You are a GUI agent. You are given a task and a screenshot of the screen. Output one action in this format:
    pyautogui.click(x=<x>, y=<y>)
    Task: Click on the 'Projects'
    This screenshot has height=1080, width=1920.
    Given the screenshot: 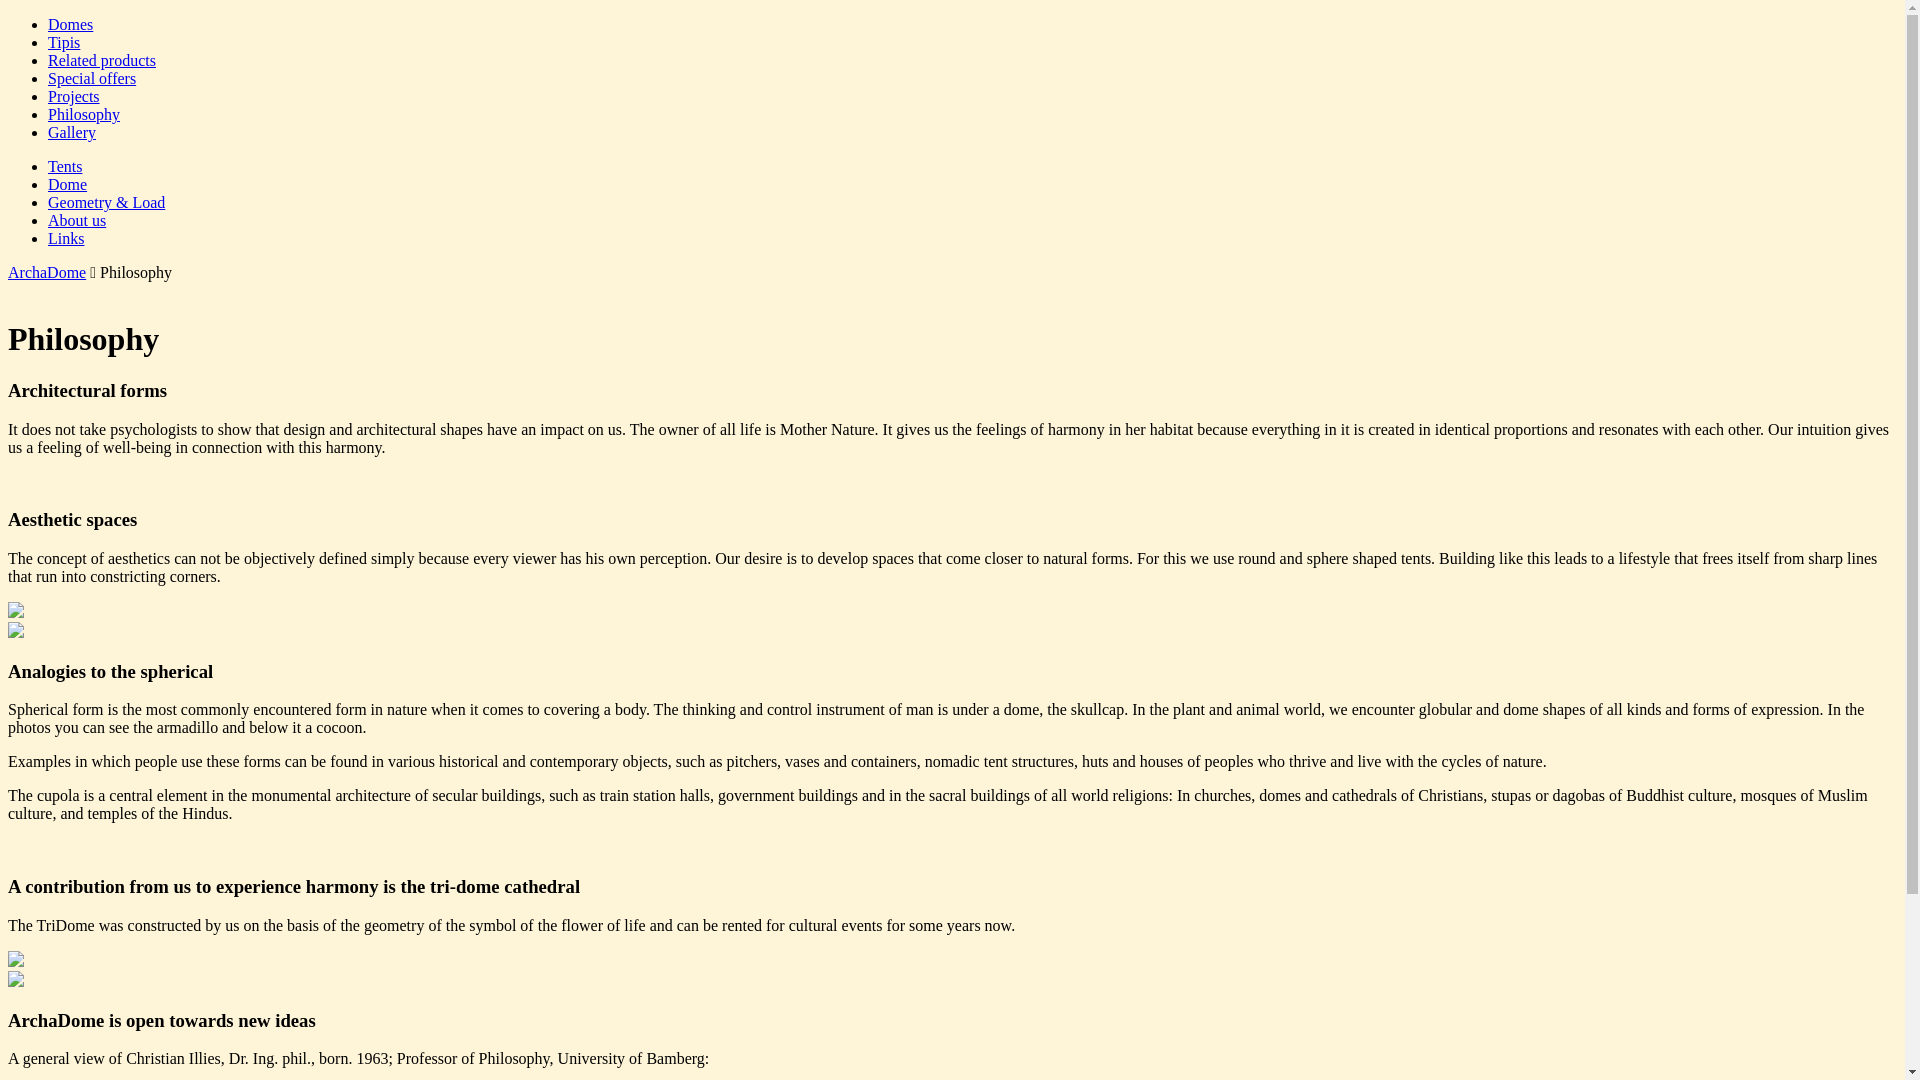 What is the action you would take?
    pyautogui.click(x=73, y=96)
    